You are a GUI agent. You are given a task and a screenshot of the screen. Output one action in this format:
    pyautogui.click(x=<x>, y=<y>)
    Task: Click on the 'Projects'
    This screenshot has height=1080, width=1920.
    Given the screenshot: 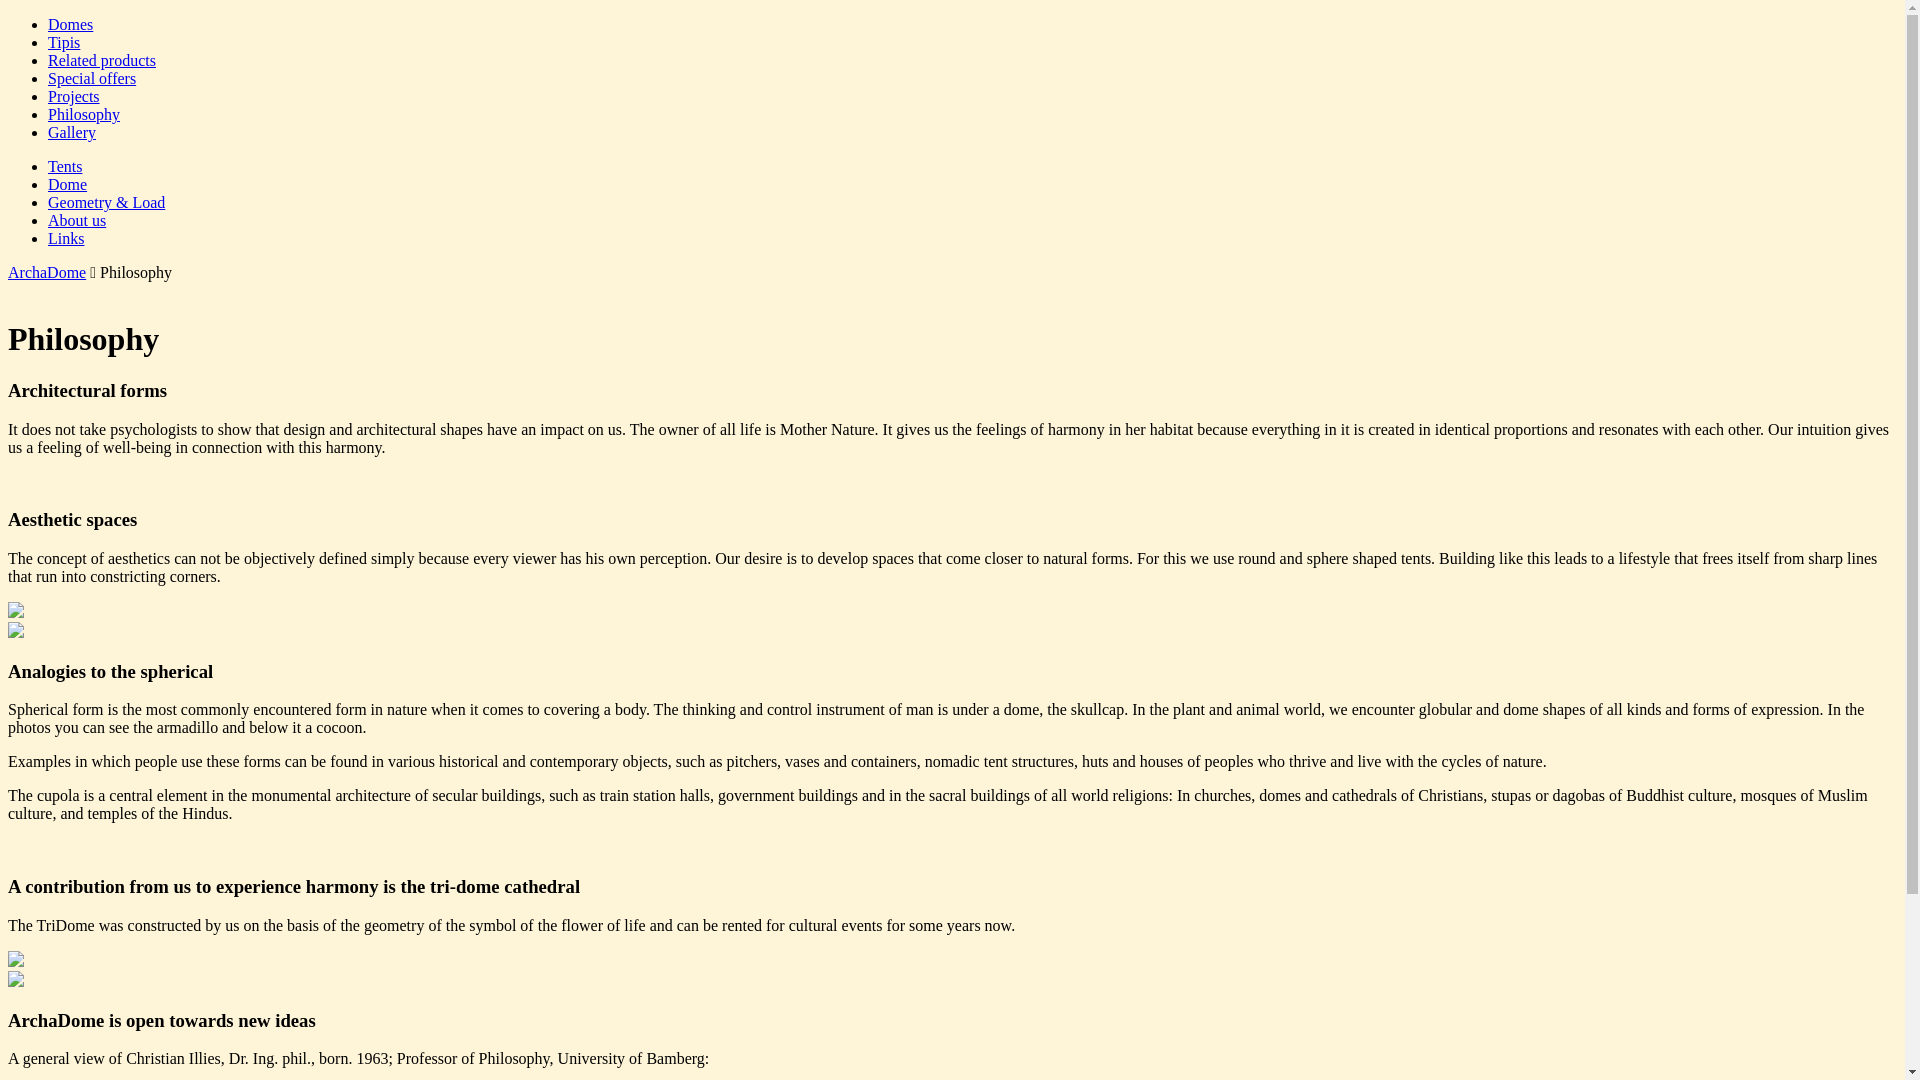 What is the action you would take?
    pyautogui.click(x=73, y=96)
    